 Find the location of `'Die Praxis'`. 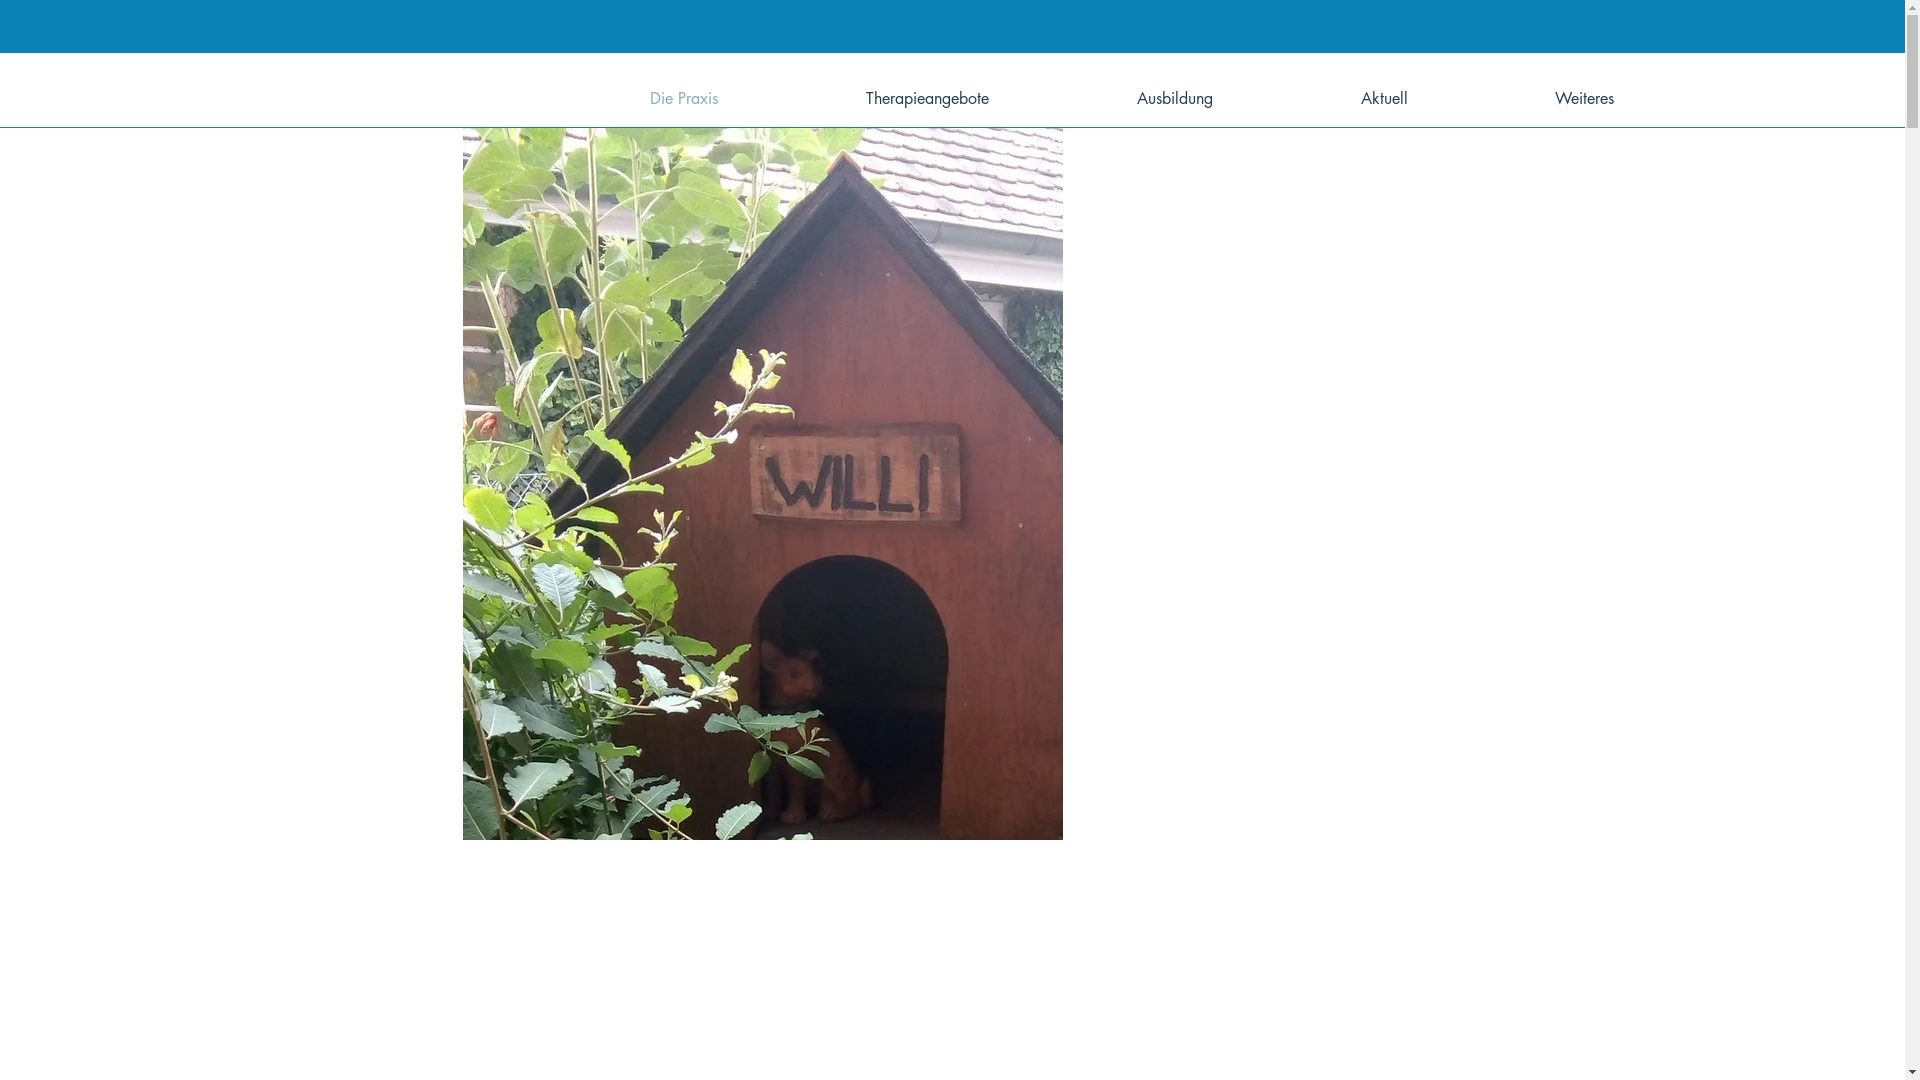

'Die Praxis' is located at coordinates (683, 98).